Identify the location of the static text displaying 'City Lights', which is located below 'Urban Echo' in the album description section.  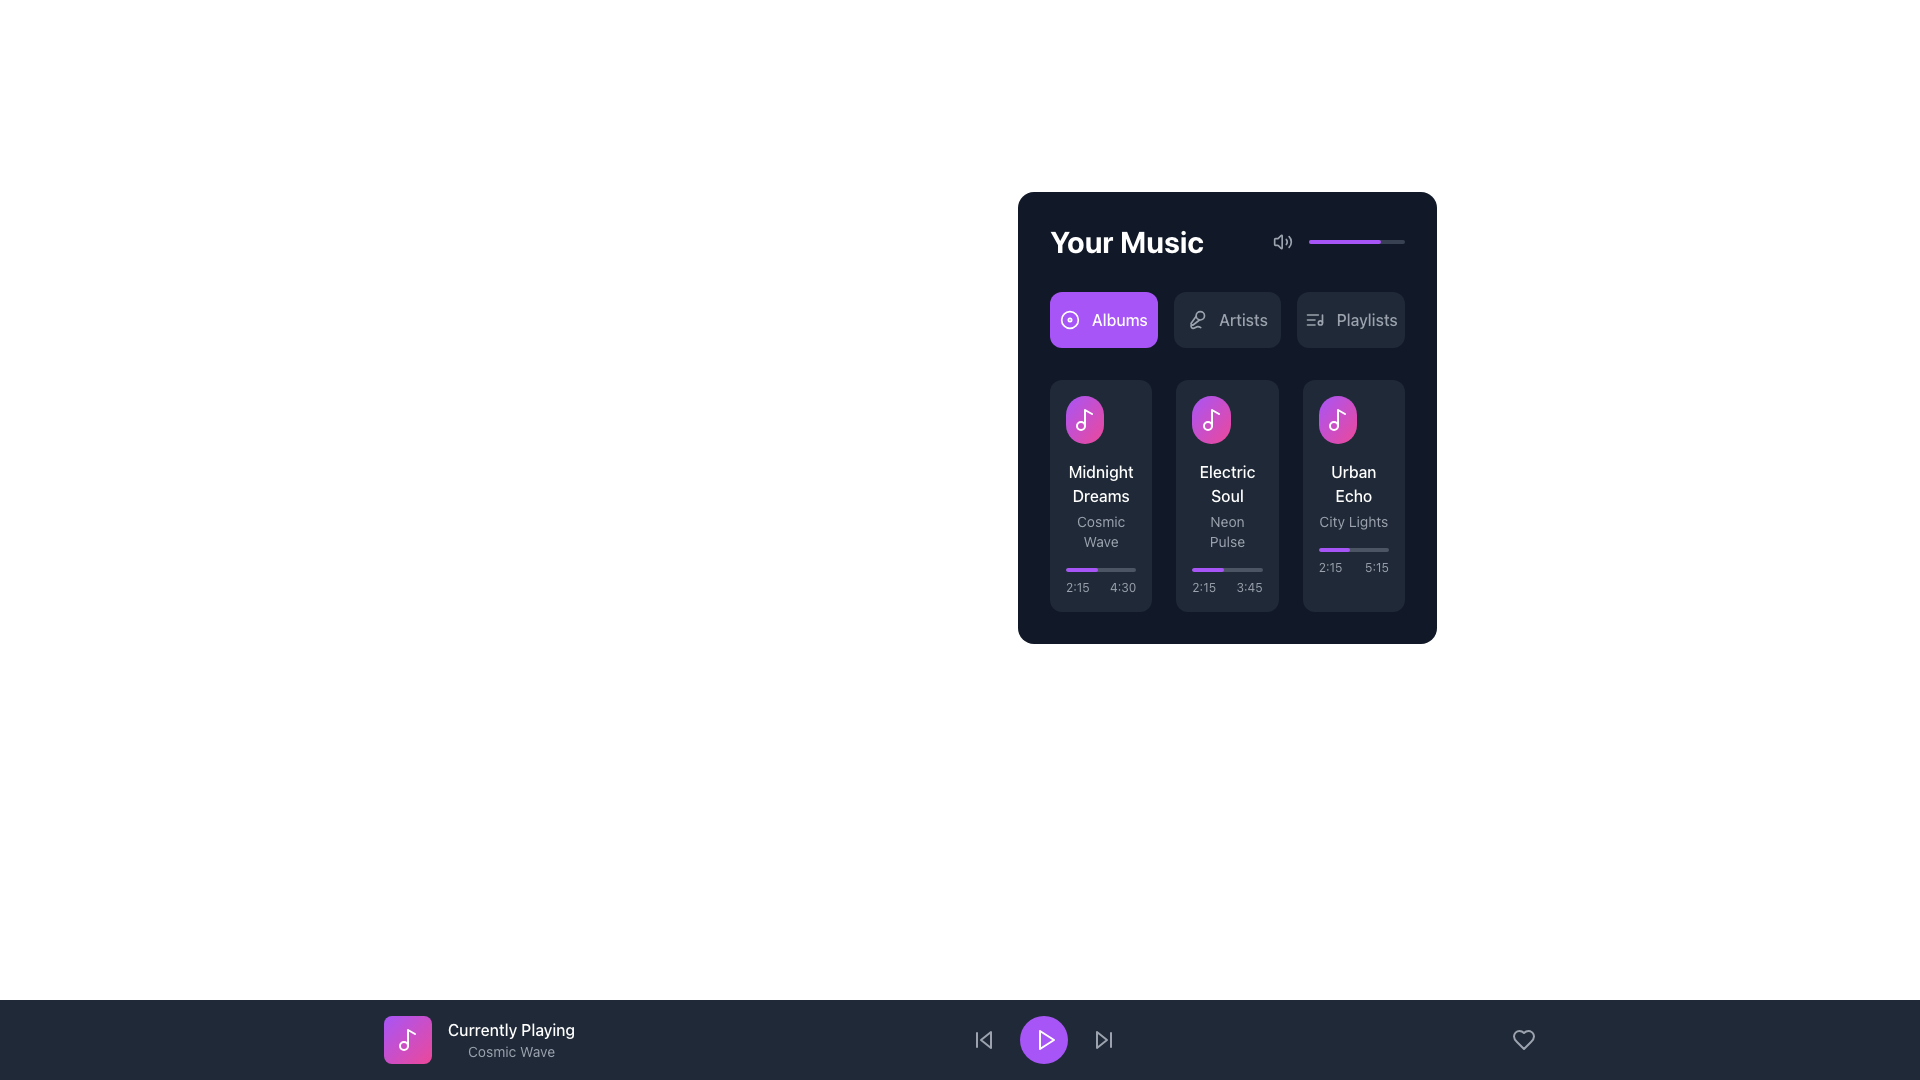
(1353, 520).